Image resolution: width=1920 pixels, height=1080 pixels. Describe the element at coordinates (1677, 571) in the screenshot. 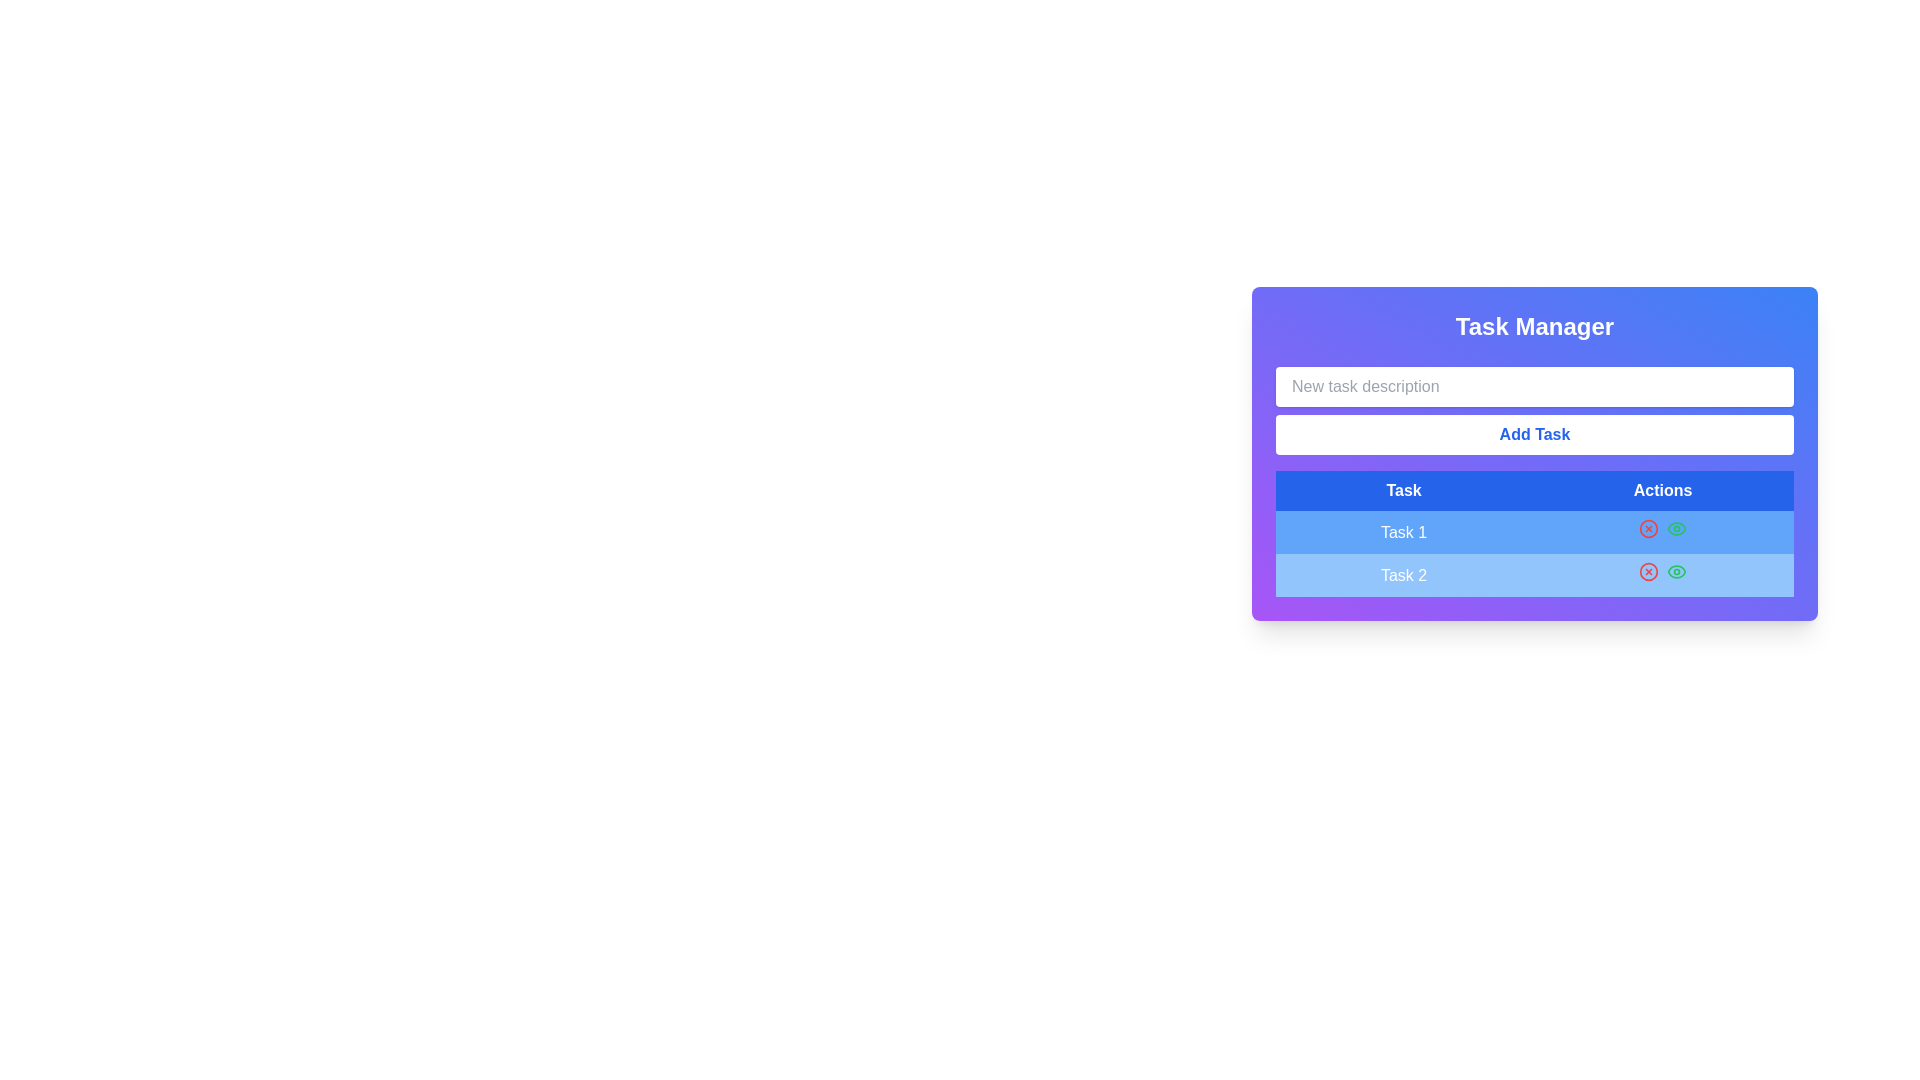

I see `the green eye icon located in the second row under the 'Actions' column next to 'Task 1' to signify the visibility toggle or preview functionality` at that location.